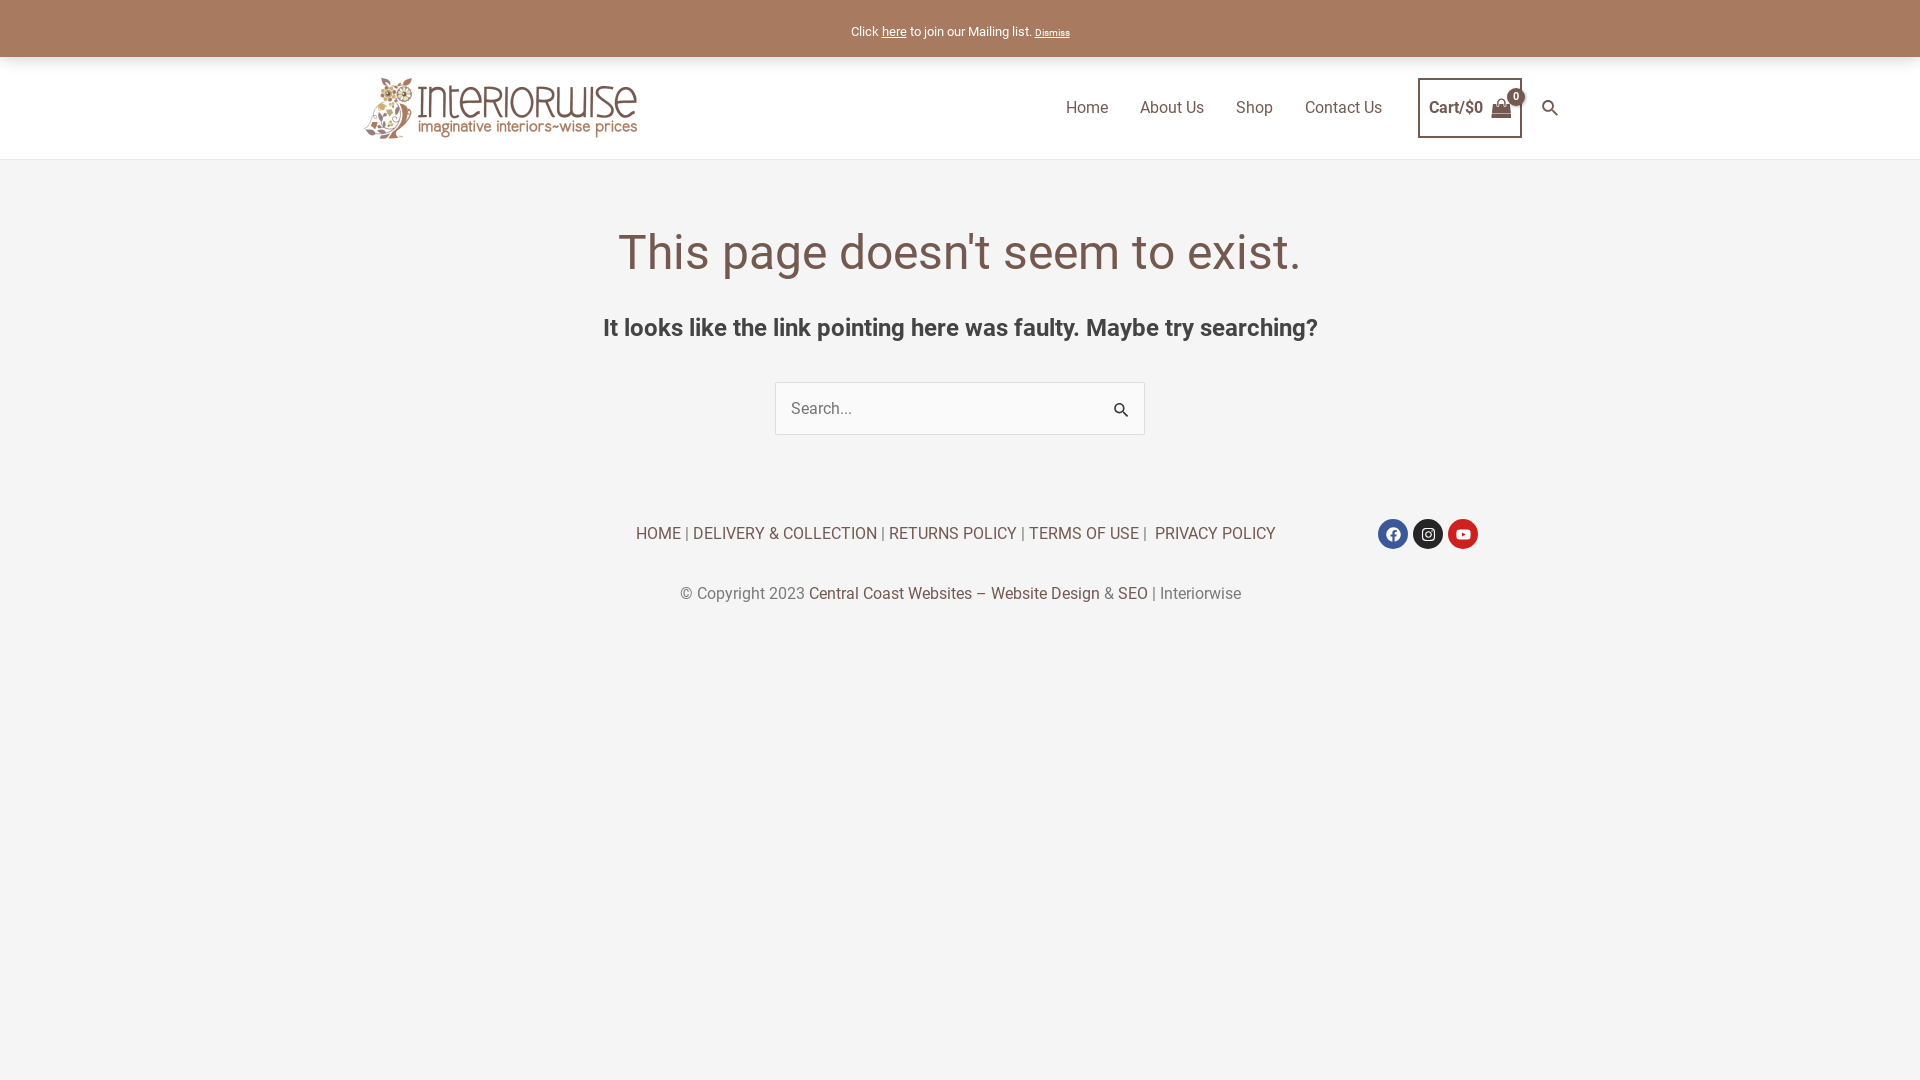 The image size is (1920, 1080). Describe the element at coordinates (1214, 532) in the screenshot. I see `'PRIVACY POLICY'` at that location.